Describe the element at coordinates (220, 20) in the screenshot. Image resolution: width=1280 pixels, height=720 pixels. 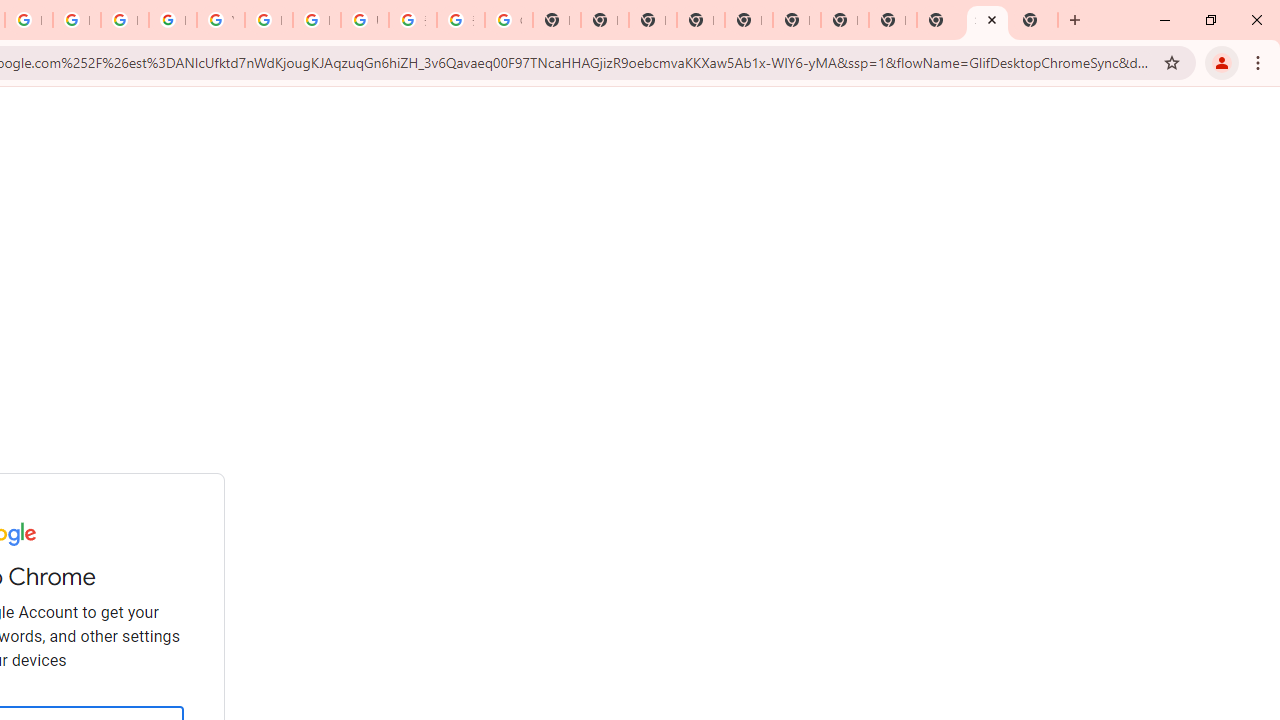
I see `'YouTube'` at that location.